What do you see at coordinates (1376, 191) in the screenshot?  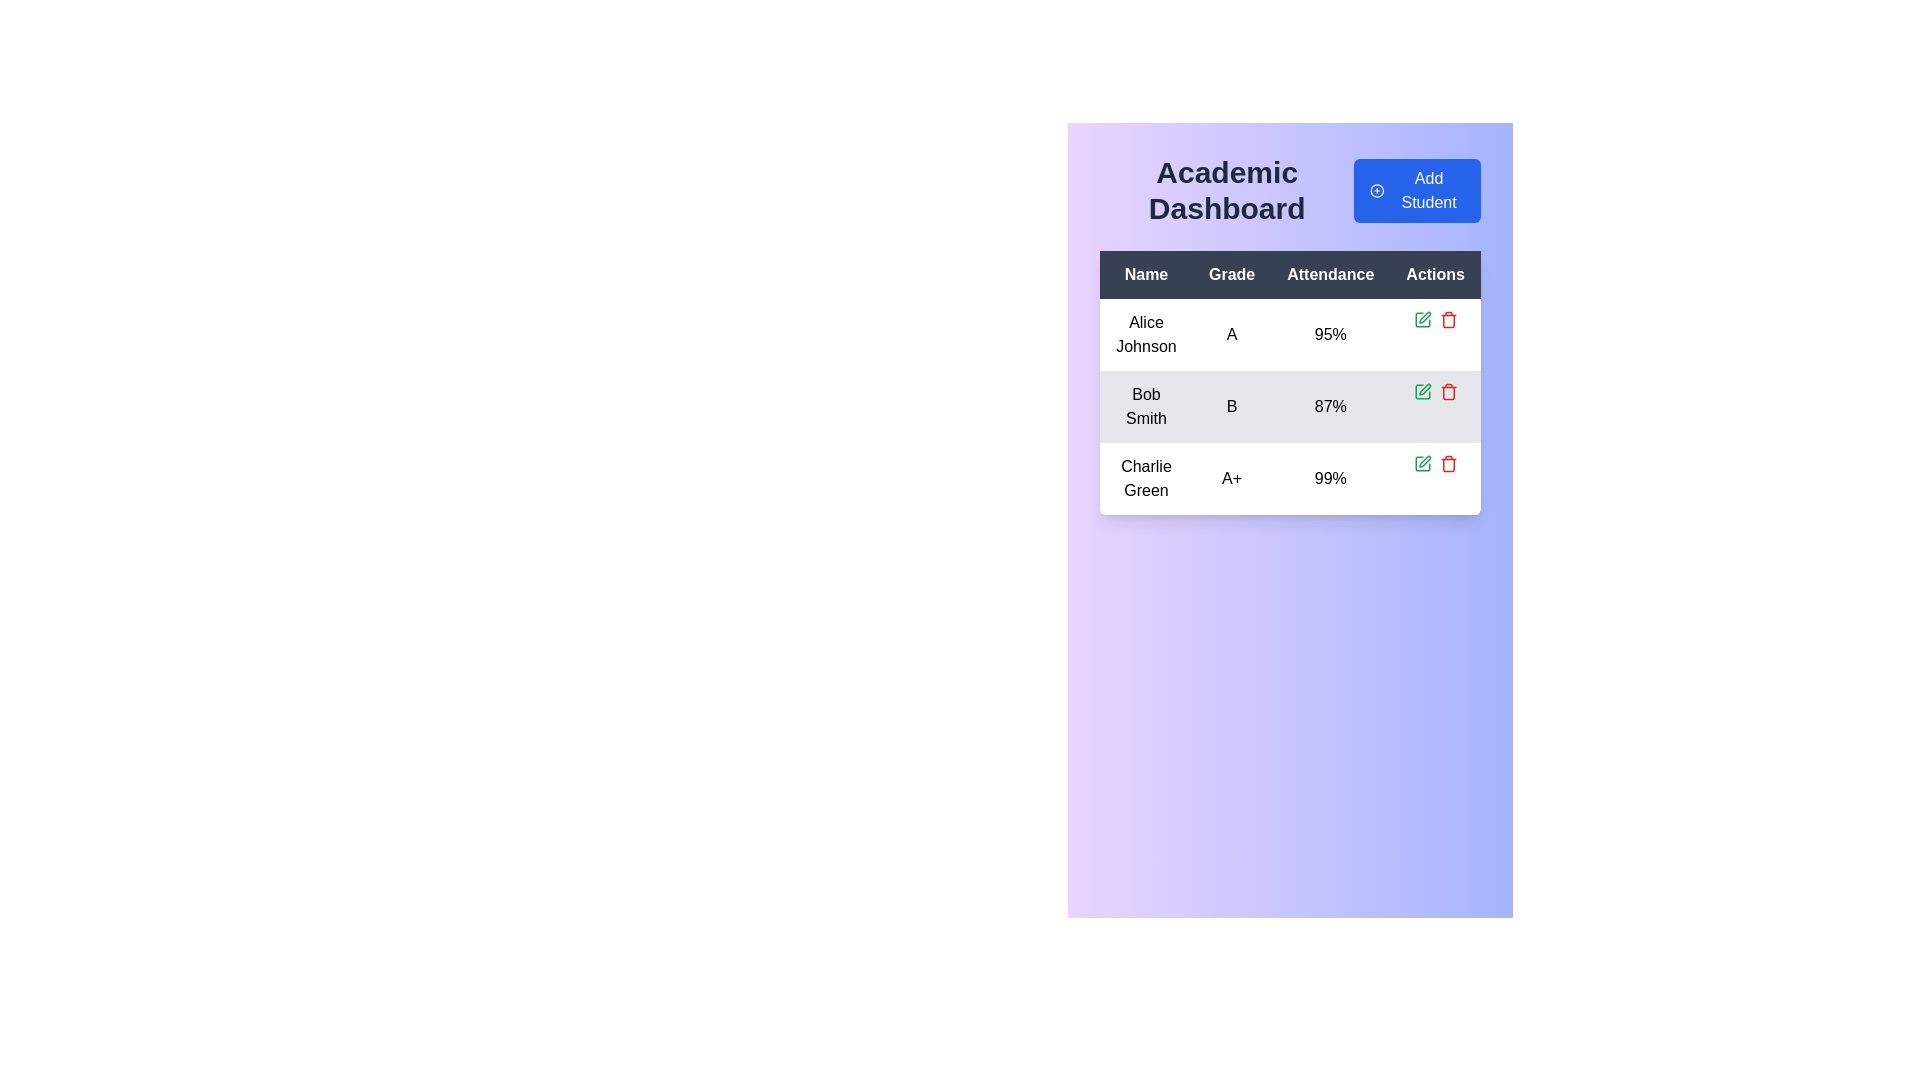 I see `the circular icon within the 'Add Student' button located at the top-right corner of the Academic Dashboard interface` at bounding box center [1376, 191].